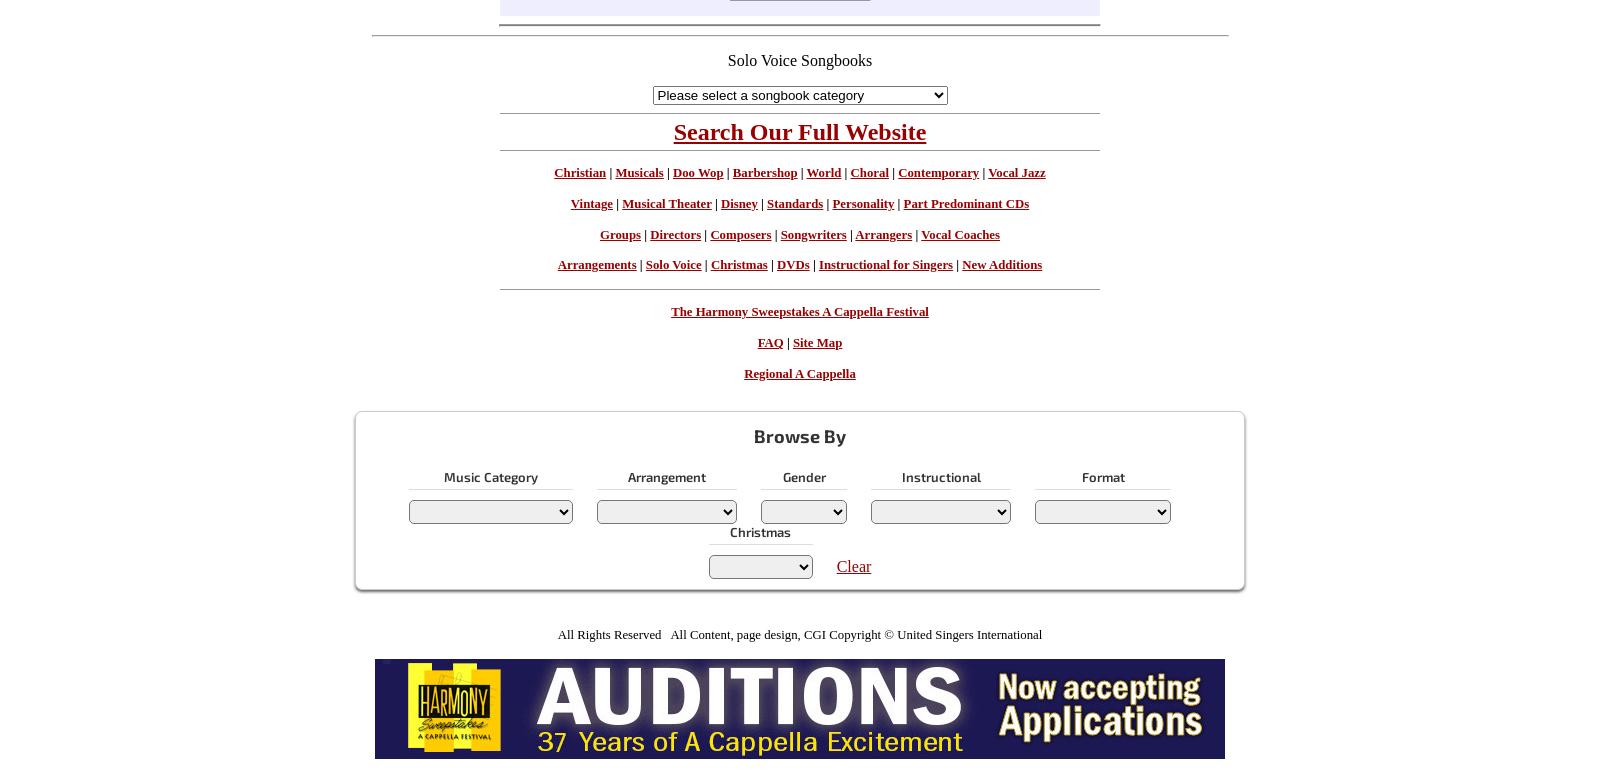 This screenshot has height=777, width=1600. Describe the element at coordinates (862, 202) in the screenshot. I see `'Personality'` at that location.